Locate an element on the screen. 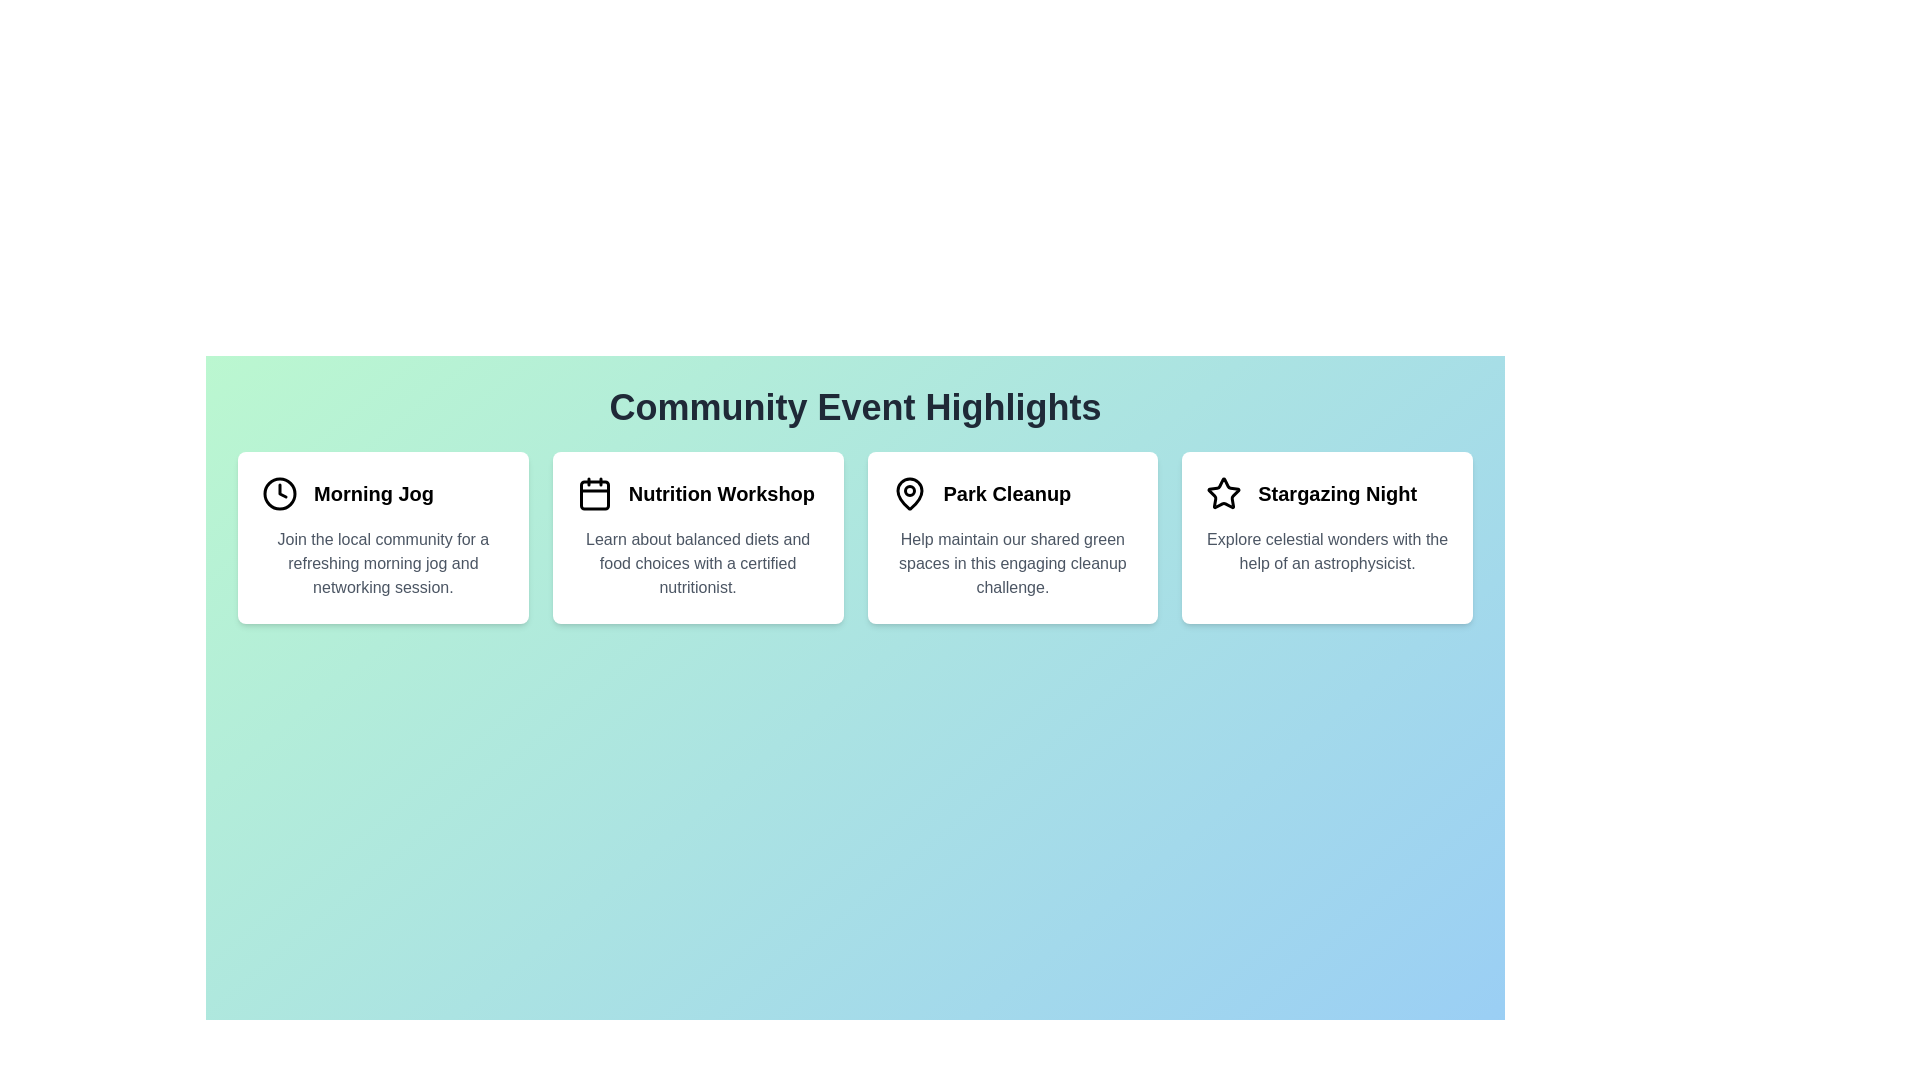 The image size is (1920, 1080). the clock icon element that is part of the 'Morning Jog' item card, located at the leftmost side above the text label is located at coordinates (278, 493).